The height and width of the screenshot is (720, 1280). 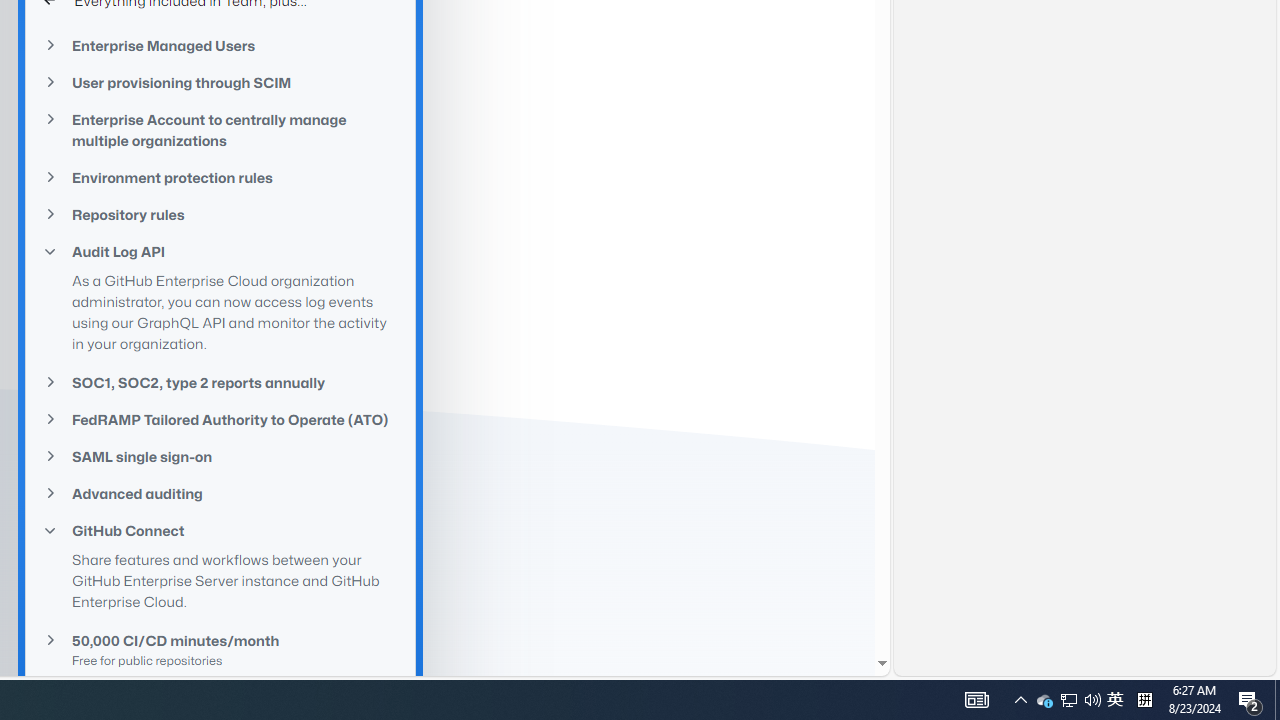 What do you see at coordinates (220, 418) in the screenshot?
I see `'FedRAMP Tailored Authority to Operate (ATO)'` at bounding box center [220, 418].